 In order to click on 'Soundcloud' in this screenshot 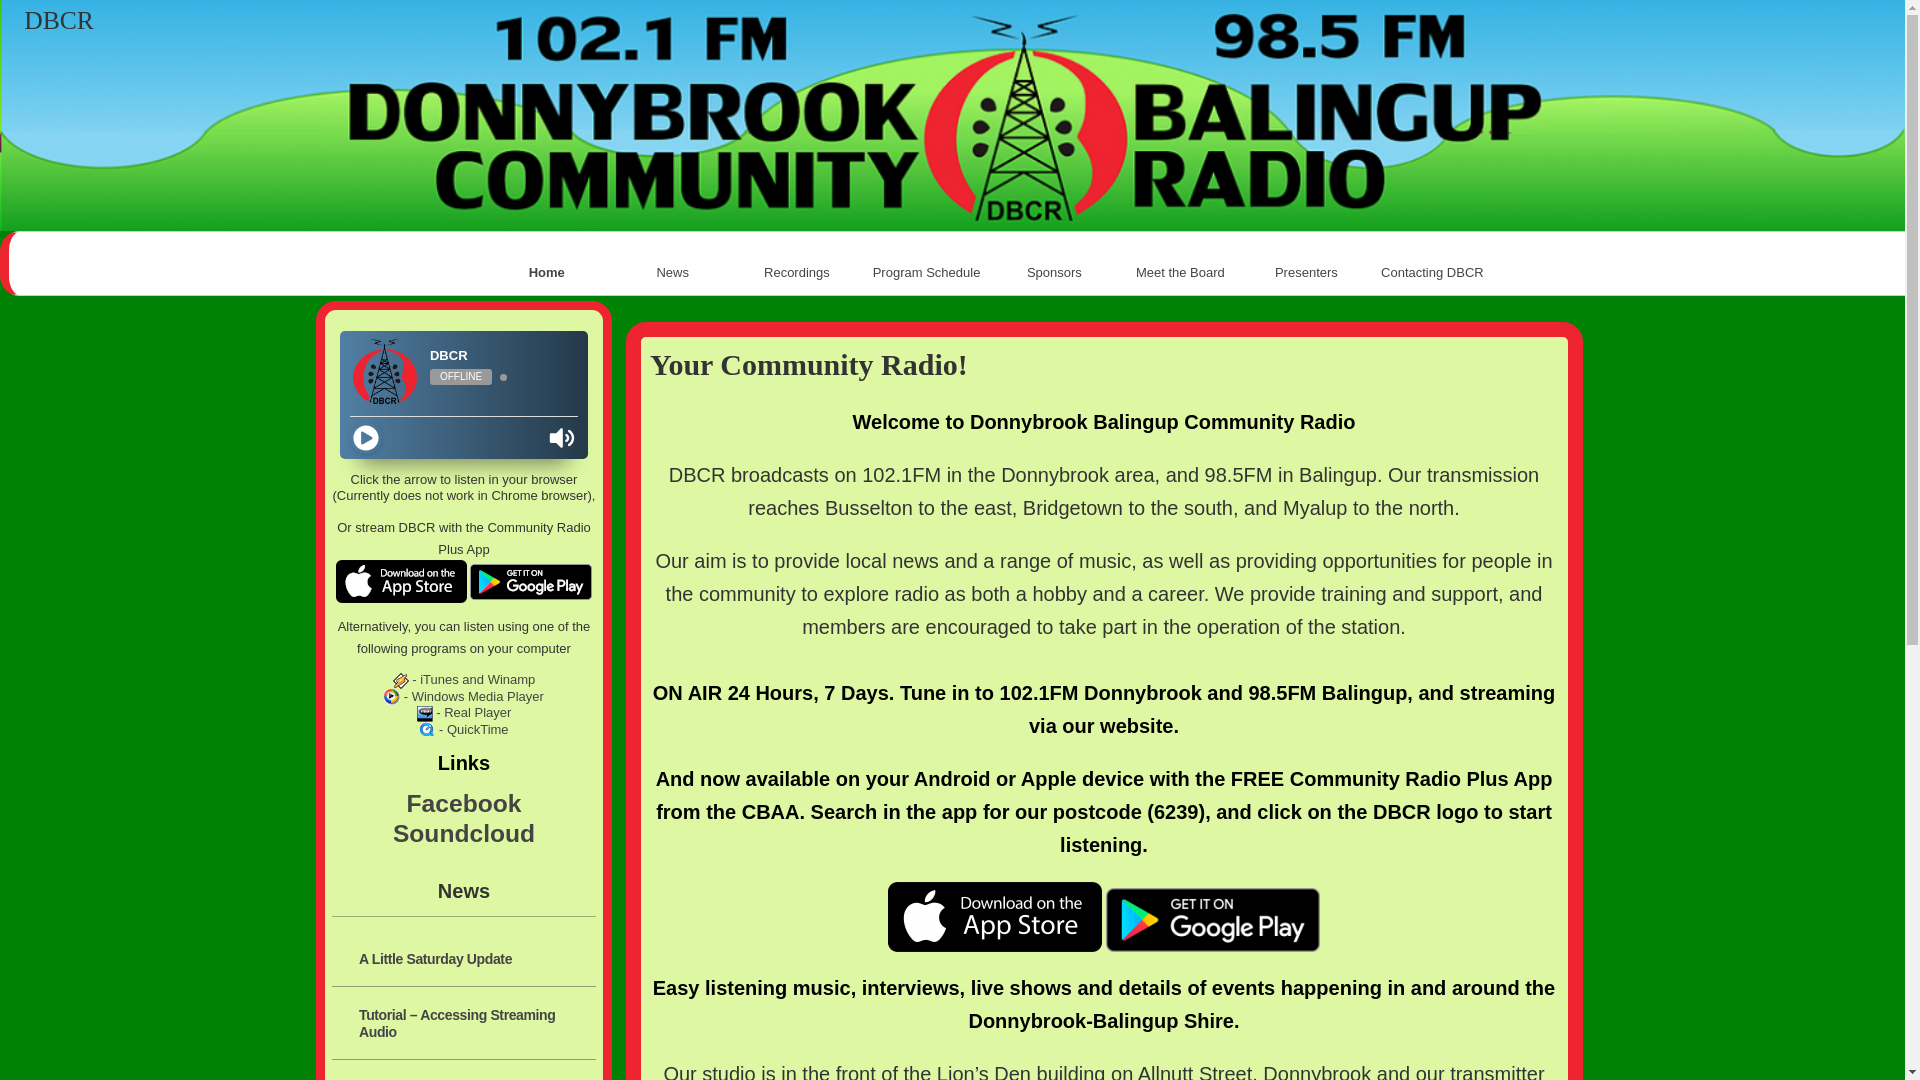, I will do `click(463, 833)`.